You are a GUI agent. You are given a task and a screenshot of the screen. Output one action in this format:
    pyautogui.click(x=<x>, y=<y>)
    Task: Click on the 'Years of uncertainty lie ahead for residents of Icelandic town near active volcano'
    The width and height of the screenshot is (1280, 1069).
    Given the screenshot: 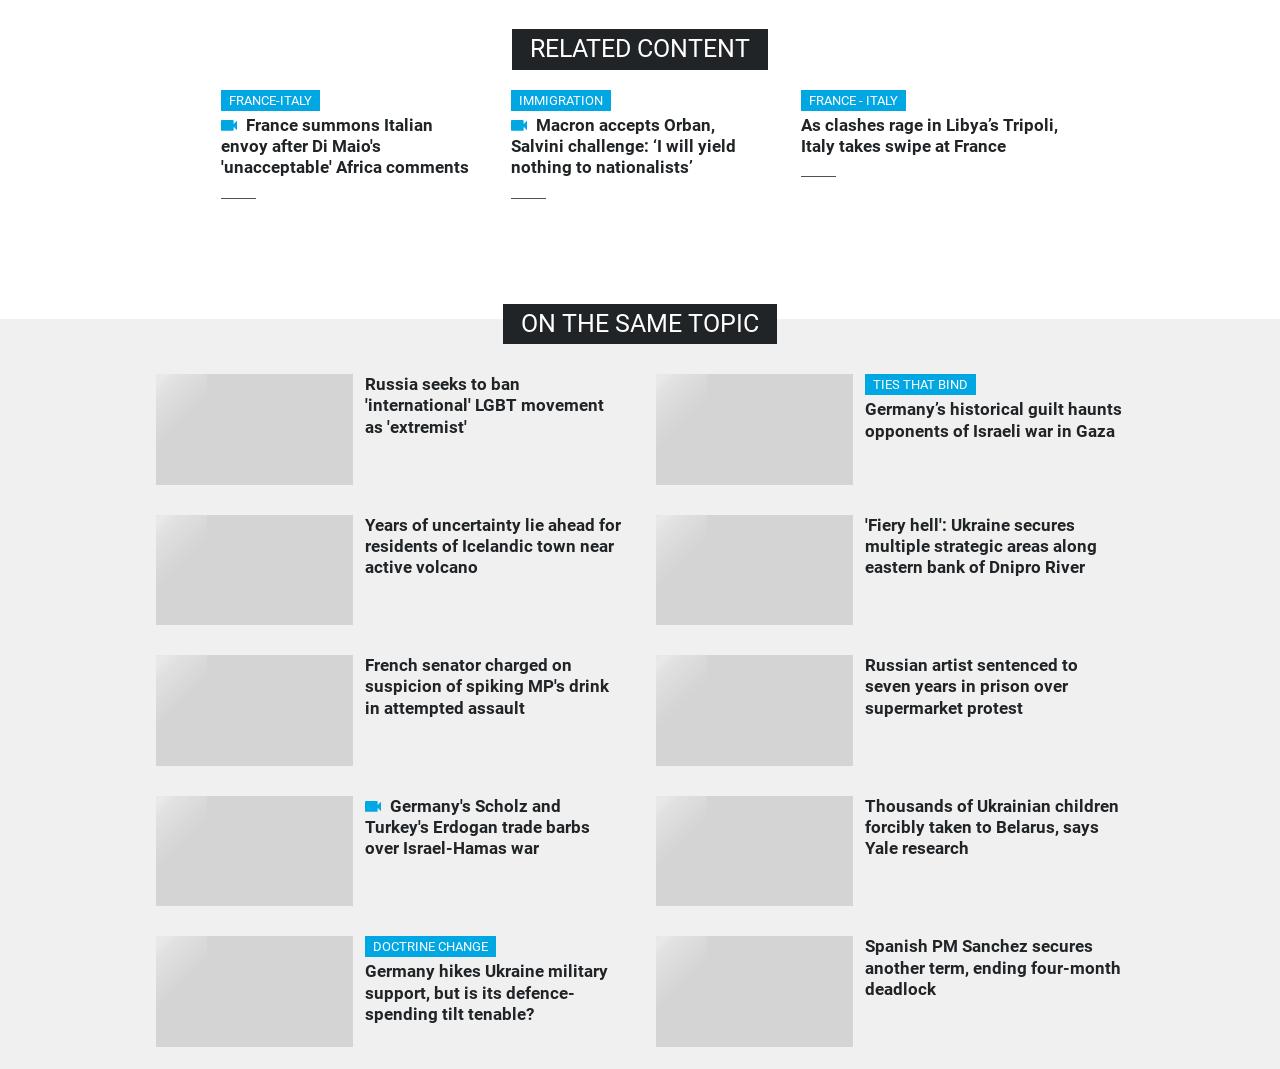 What is the action you would take?
    pyautogui.click(x=492, y=545)
    